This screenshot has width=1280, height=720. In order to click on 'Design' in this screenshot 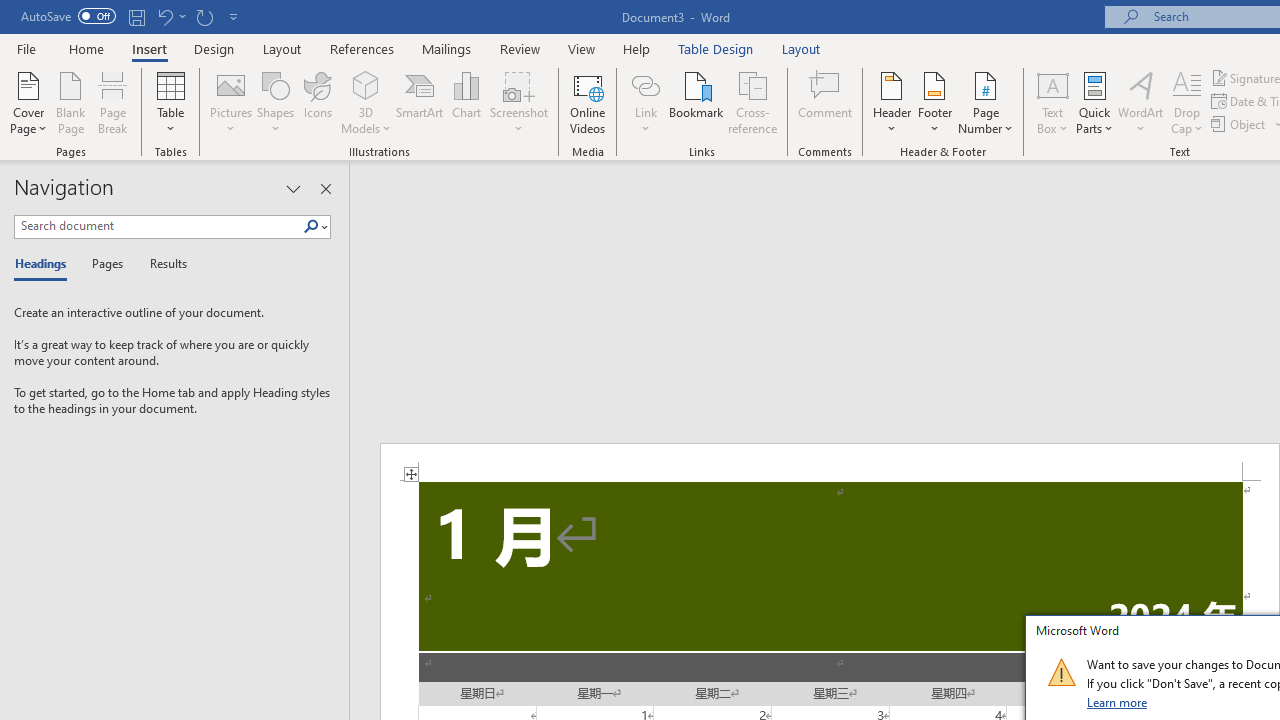, I will do `click(214, 48)`.